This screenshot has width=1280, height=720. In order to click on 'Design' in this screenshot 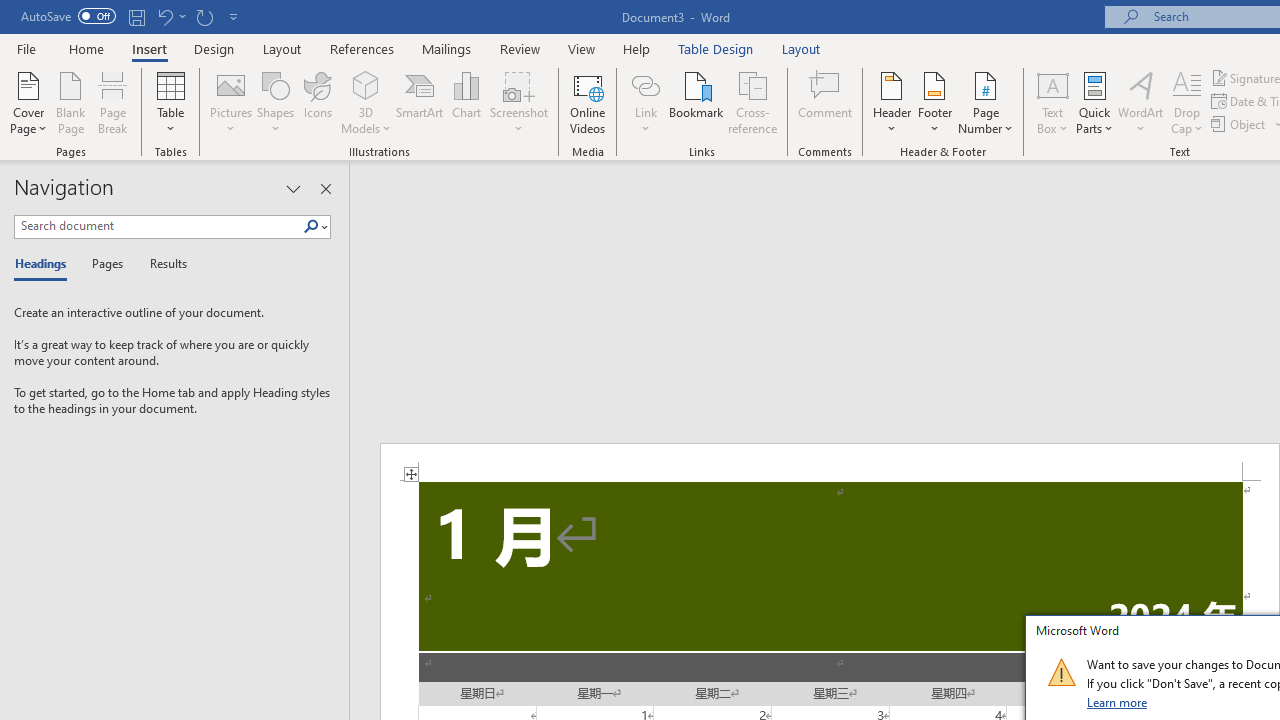, I will do `click(214, 48)`.